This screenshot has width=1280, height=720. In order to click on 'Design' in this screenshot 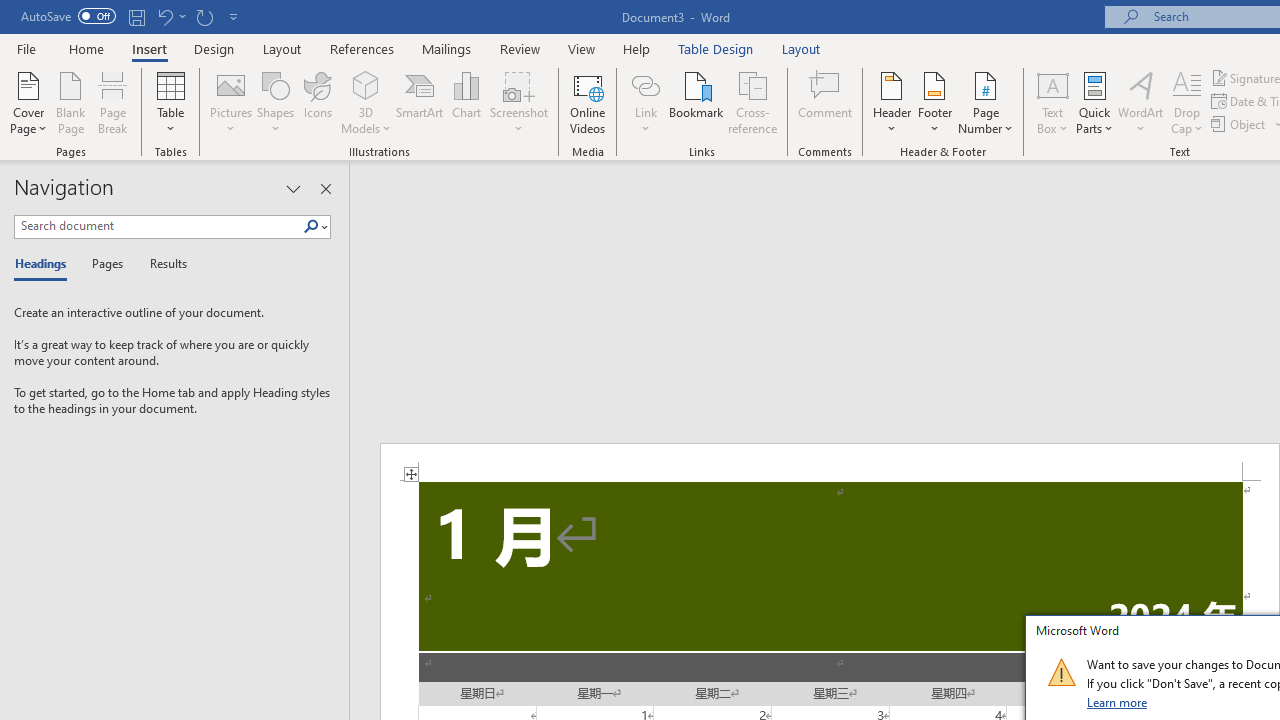, I will do `click(214, 48)`.